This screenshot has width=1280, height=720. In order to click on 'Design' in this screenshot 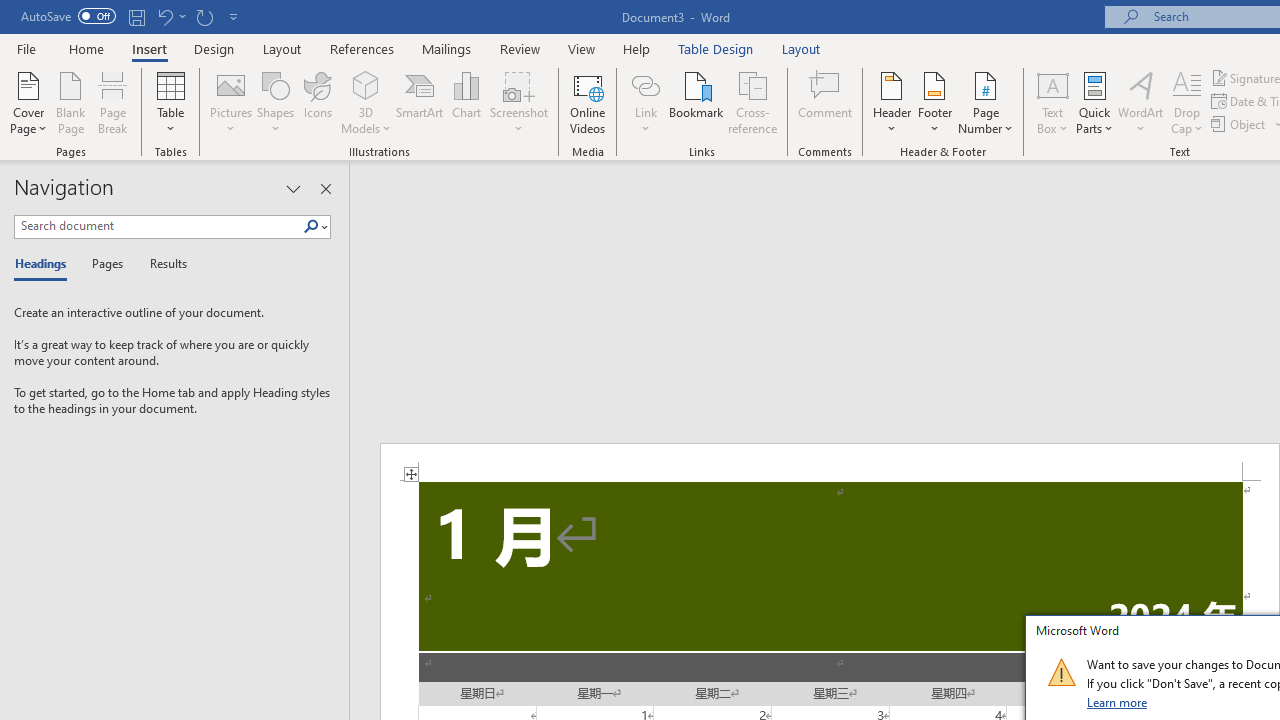, I will do `click(214, 48)`.